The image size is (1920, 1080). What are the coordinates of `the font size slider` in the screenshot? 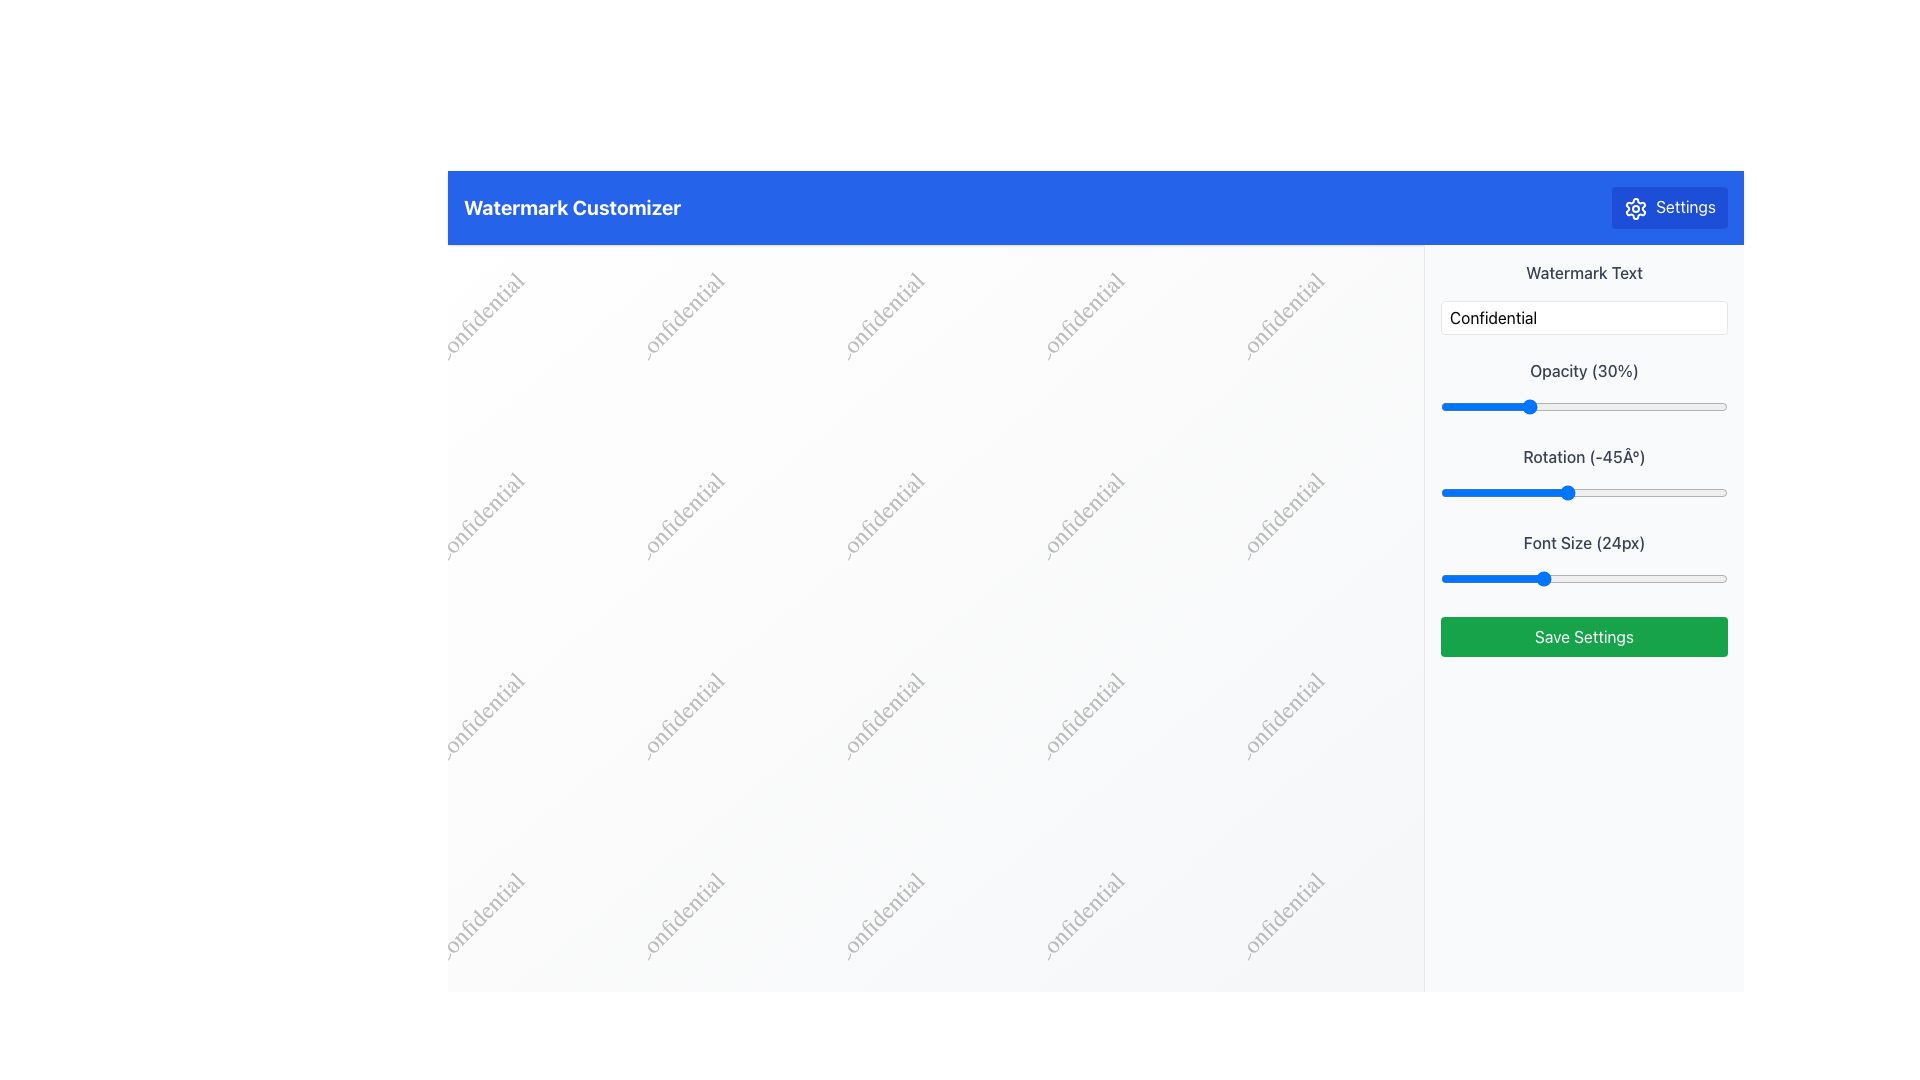 It's located at (1597, 578).